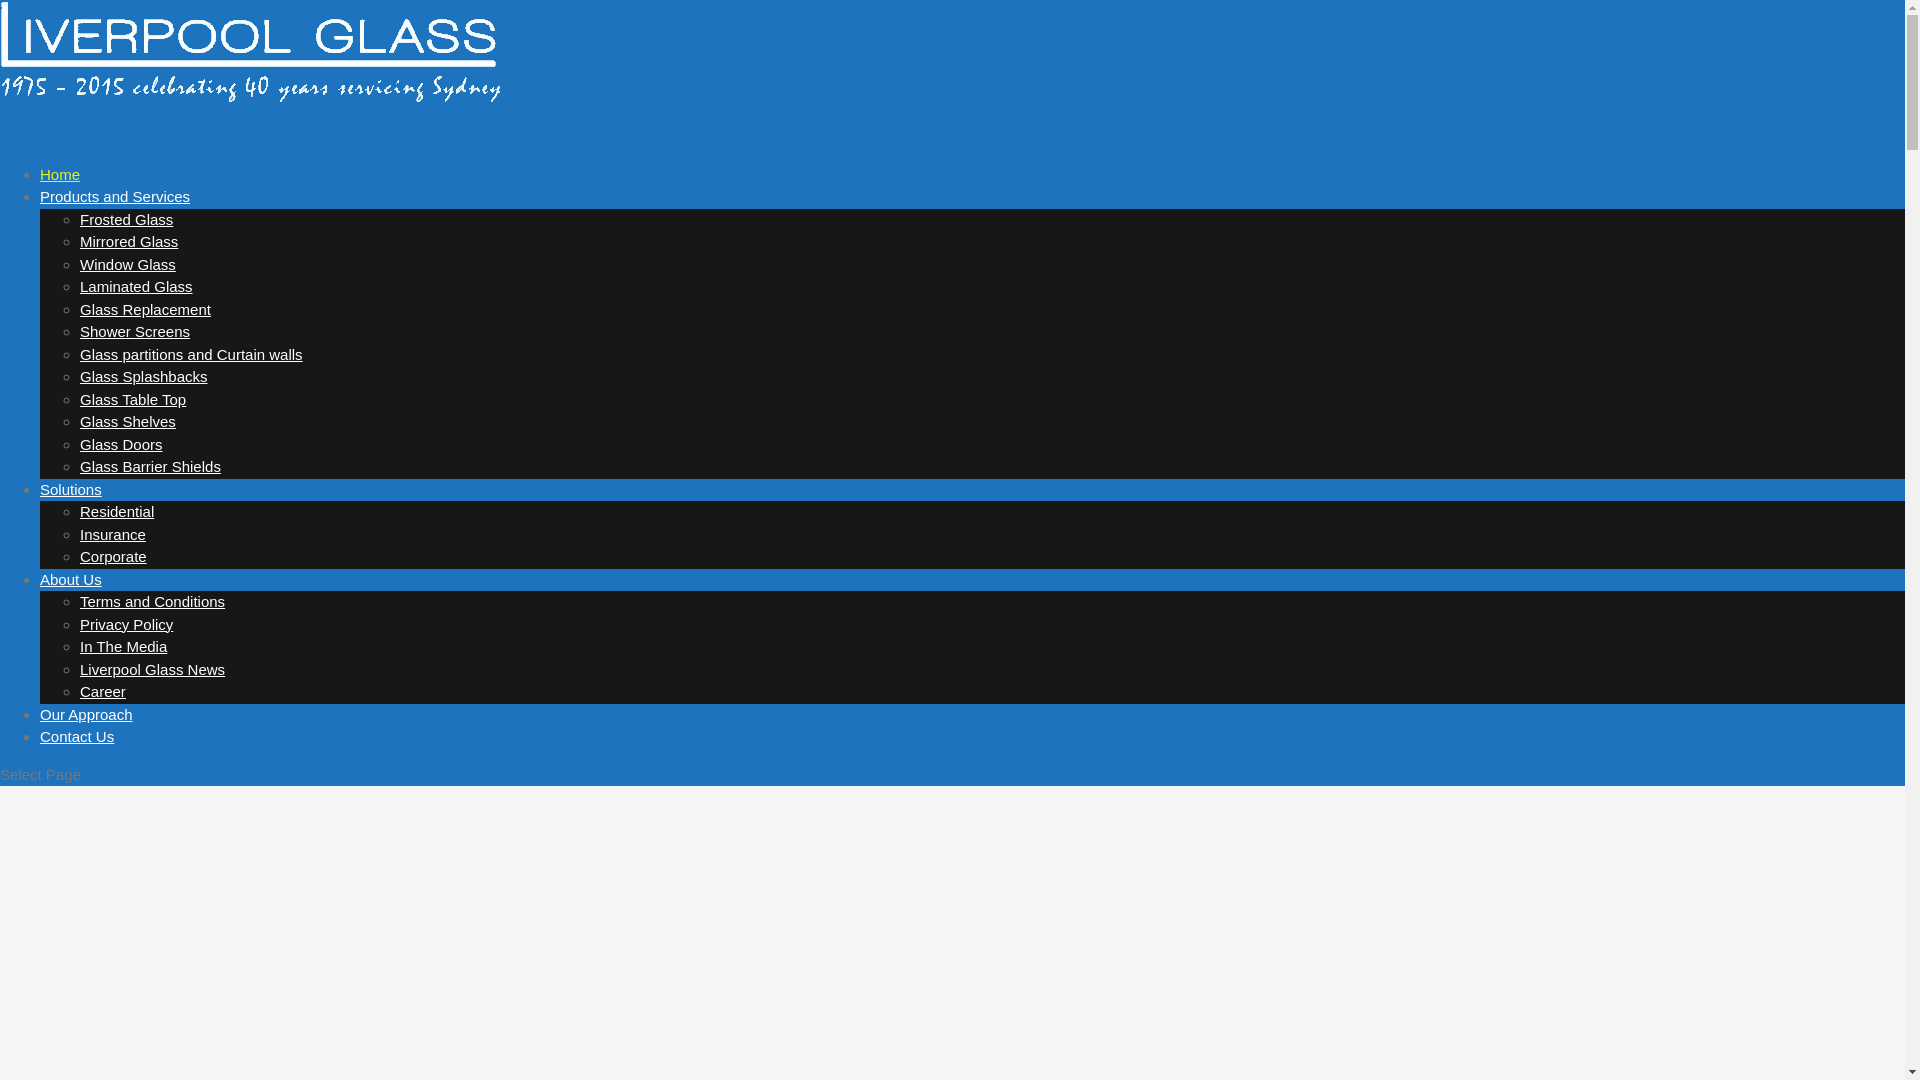 Image resolution: width=1920 pixels, height=1080 pixels. What do you see at coordinates (71, 507) in the screenshot?
I see `'Solutions'` at bounding box center [71, 507].